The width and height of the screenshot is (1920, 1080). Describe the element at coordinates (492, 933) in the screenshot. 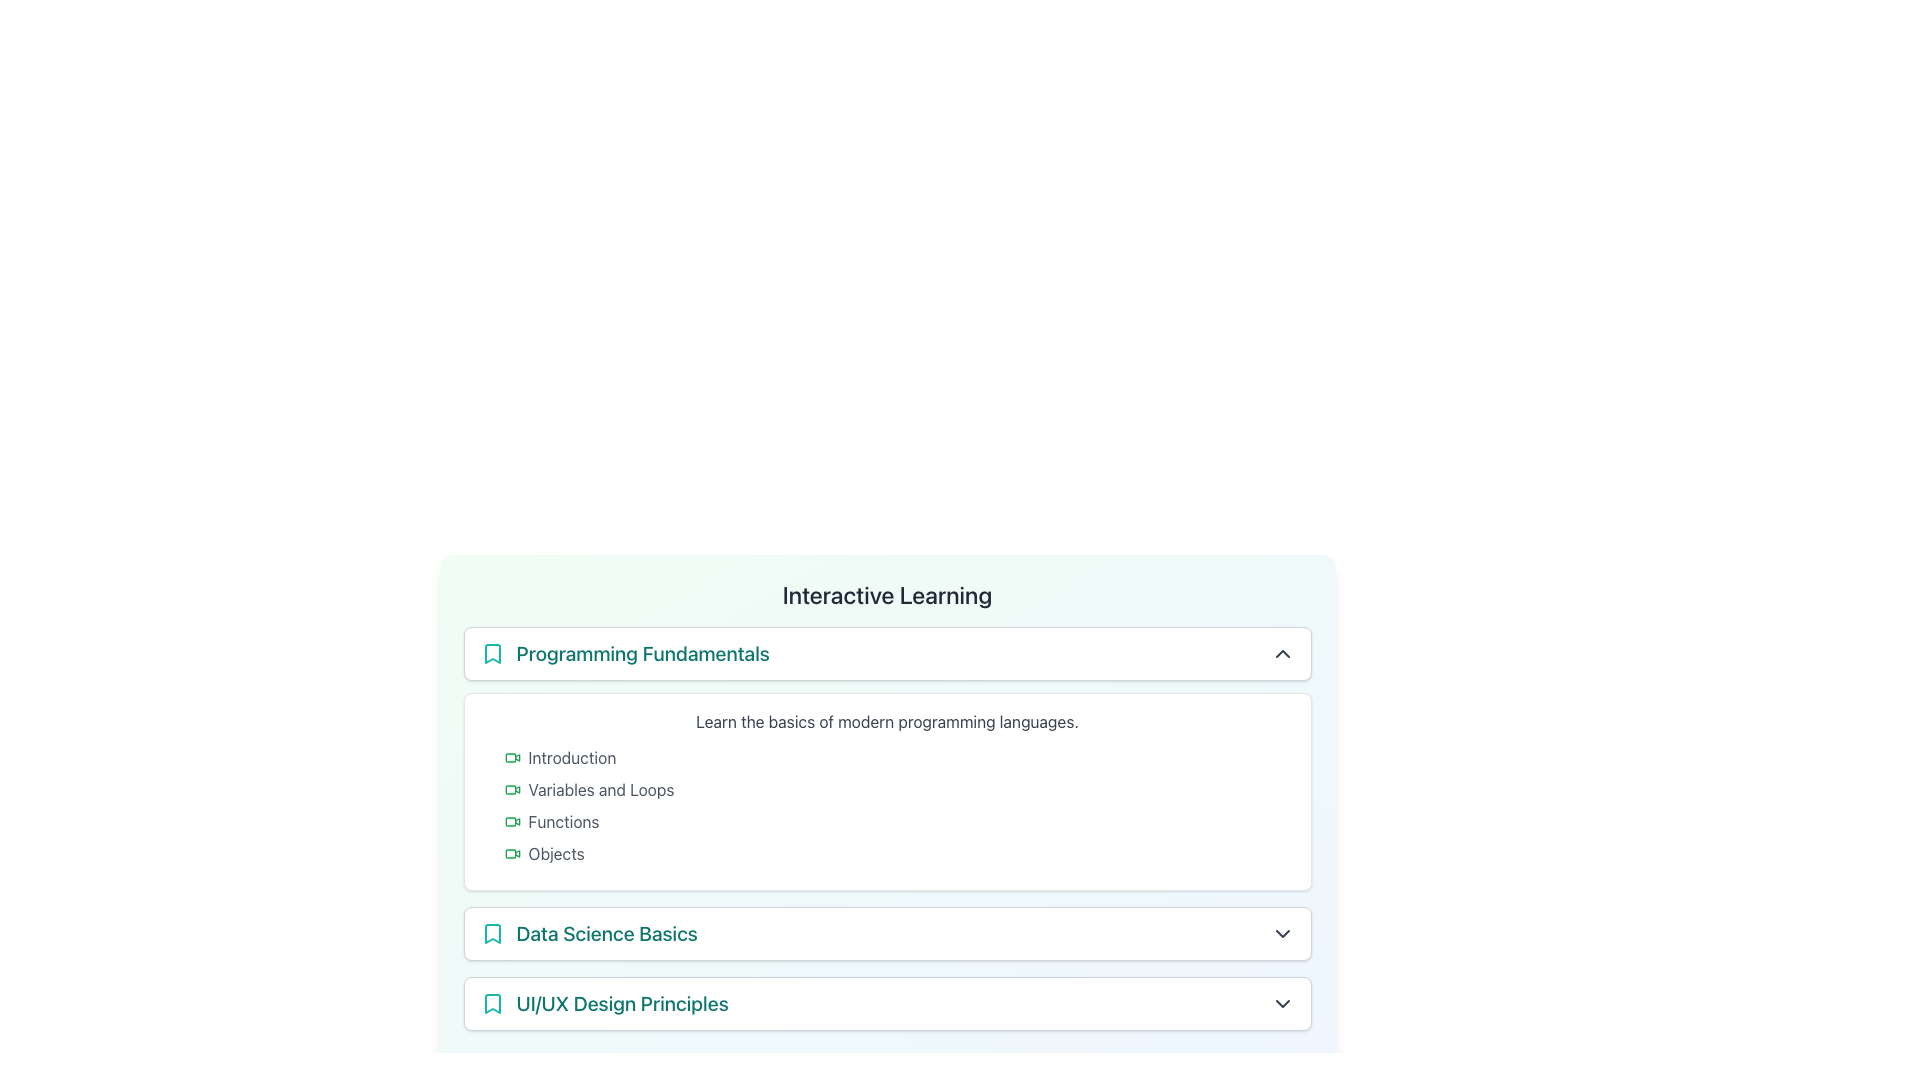

I see `the icon that serves as a visual indicator for the 'Data Science Basics' label, located to the left of the text in the middle of the list of items` at that location.